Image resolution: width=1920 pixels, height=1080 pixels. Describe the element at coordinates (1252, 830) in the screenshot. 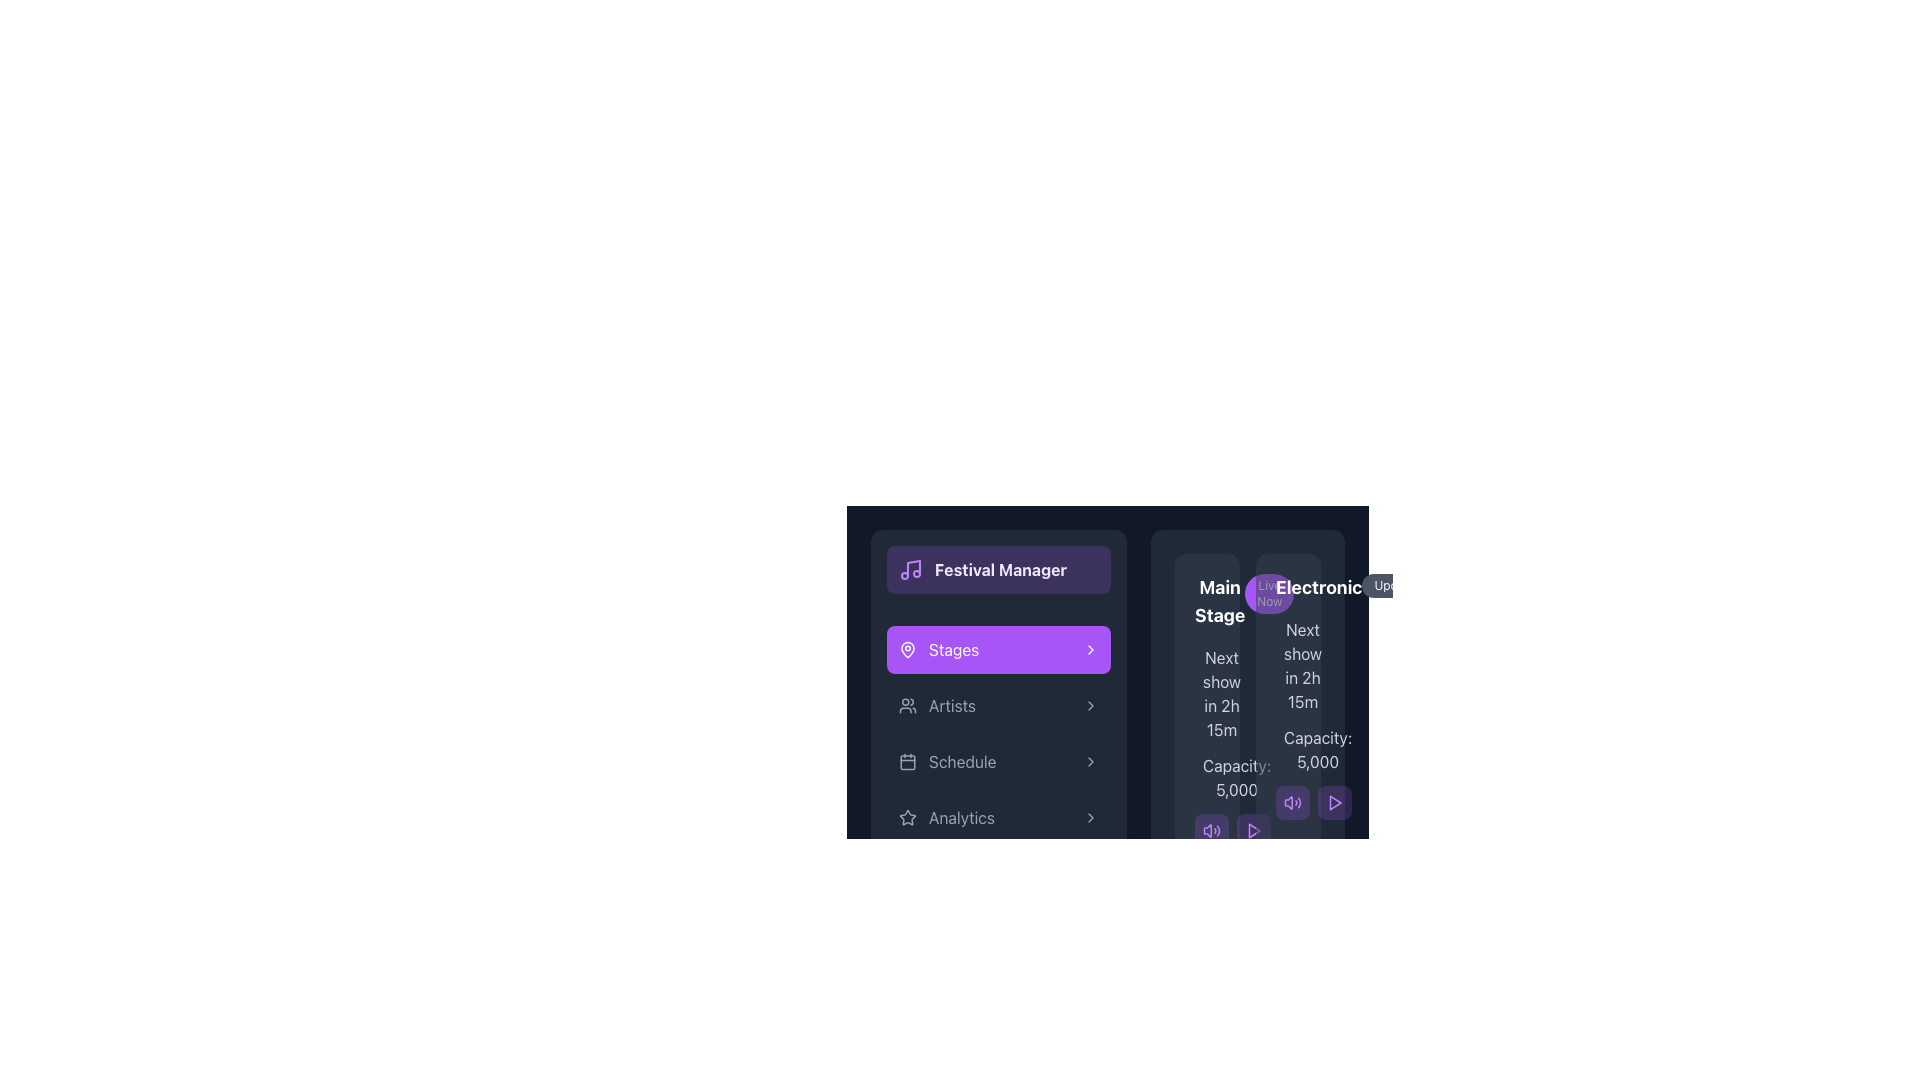

I see `the play icon button, which is represented by a triangle pointing to the right and is located to the bottom-right of the 'Electronic' stage information panel` at that location.